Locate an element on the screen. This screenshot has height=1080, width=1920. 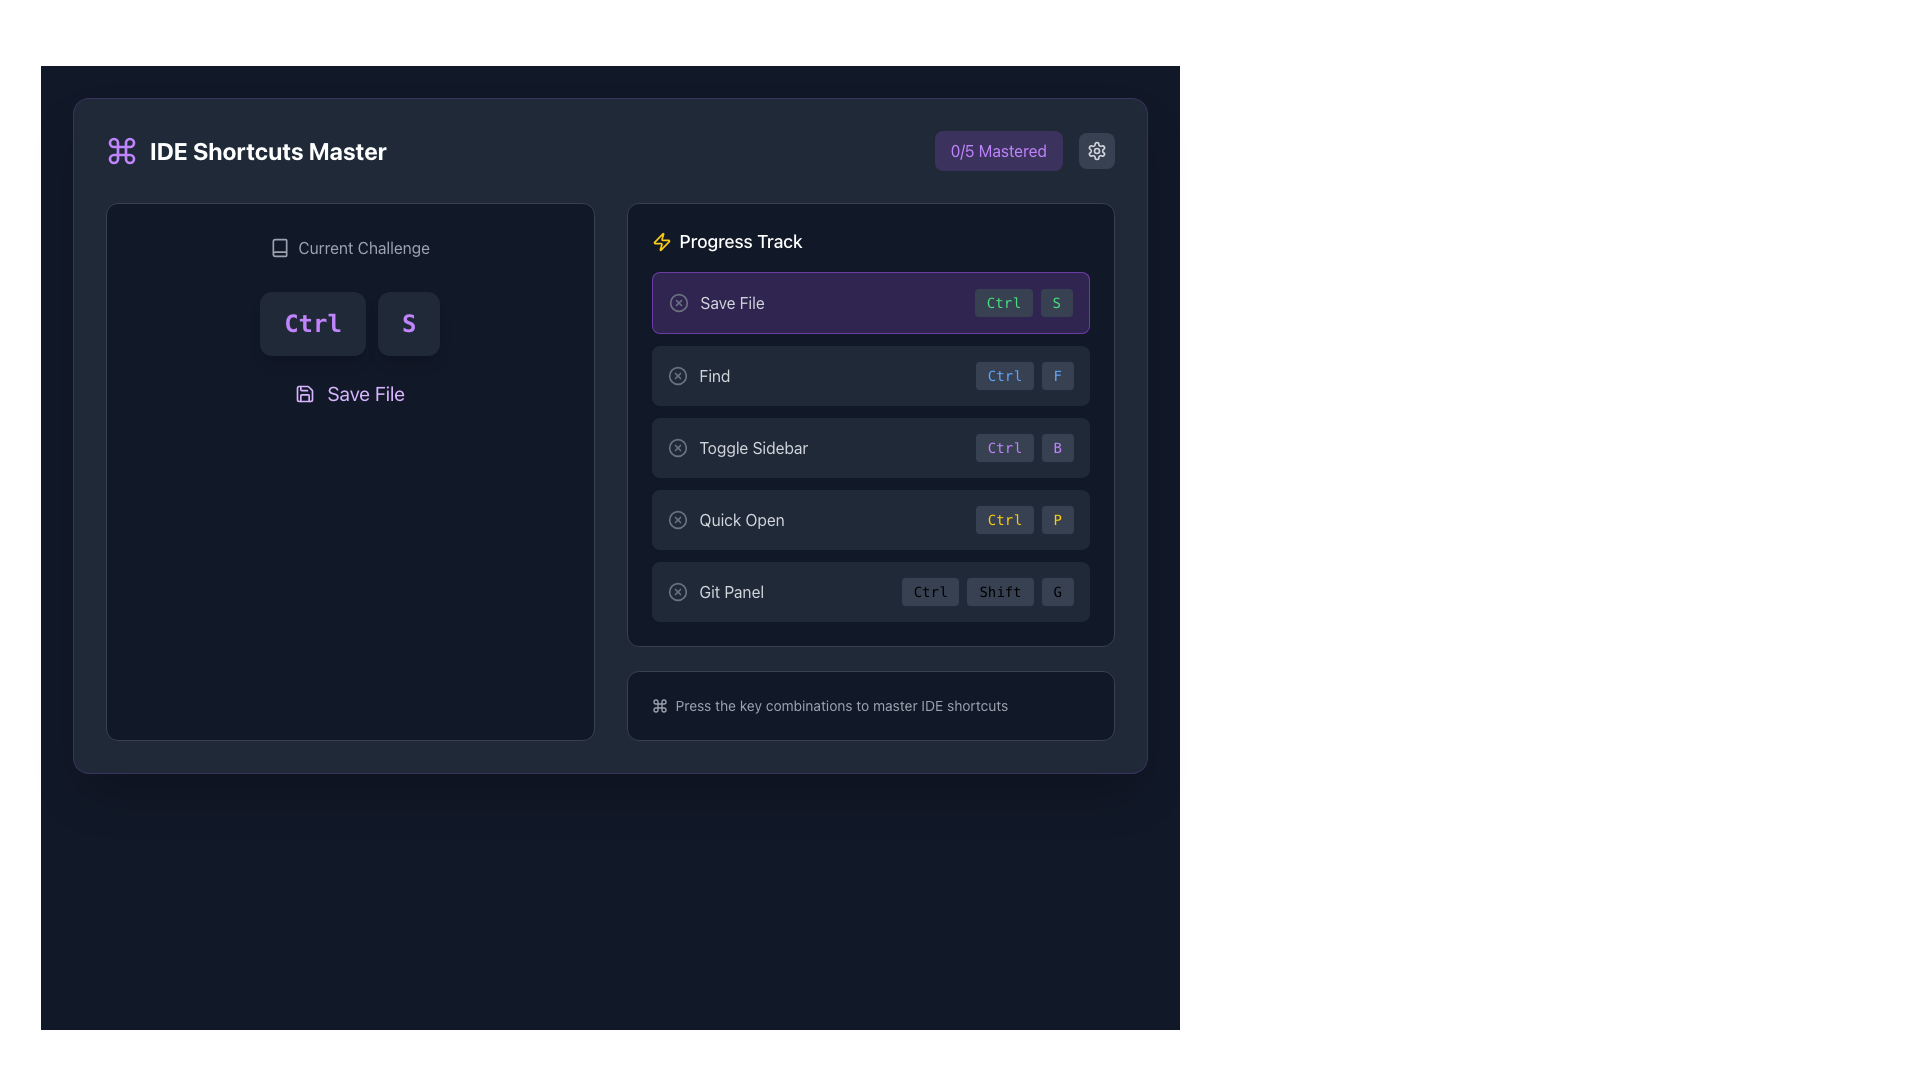
the 'Quick Open' static text label displayed in light gray color within the 'Progress Track' section, which is the fourth element in the stack of interactive components is located at coordinates (741, 519).